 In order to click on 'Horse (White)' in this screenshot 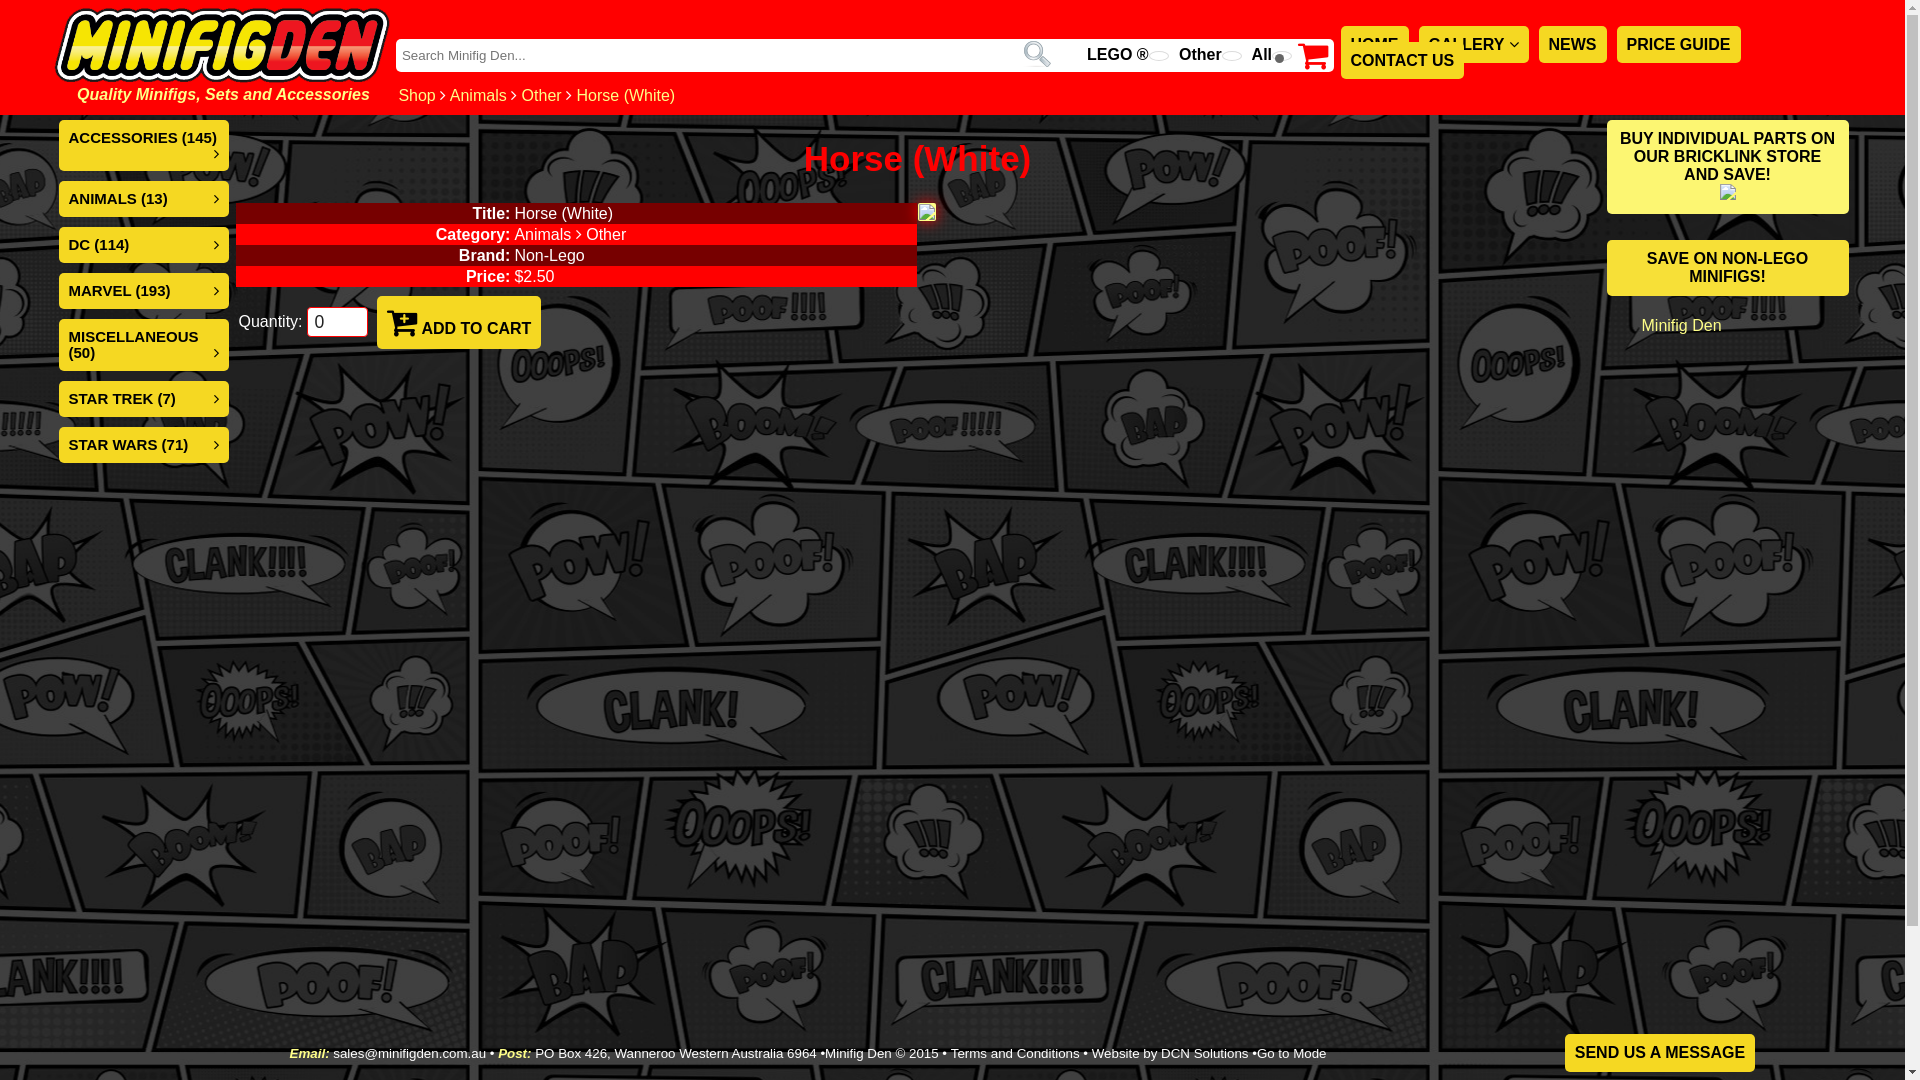, I will do `click(625, 95)`.